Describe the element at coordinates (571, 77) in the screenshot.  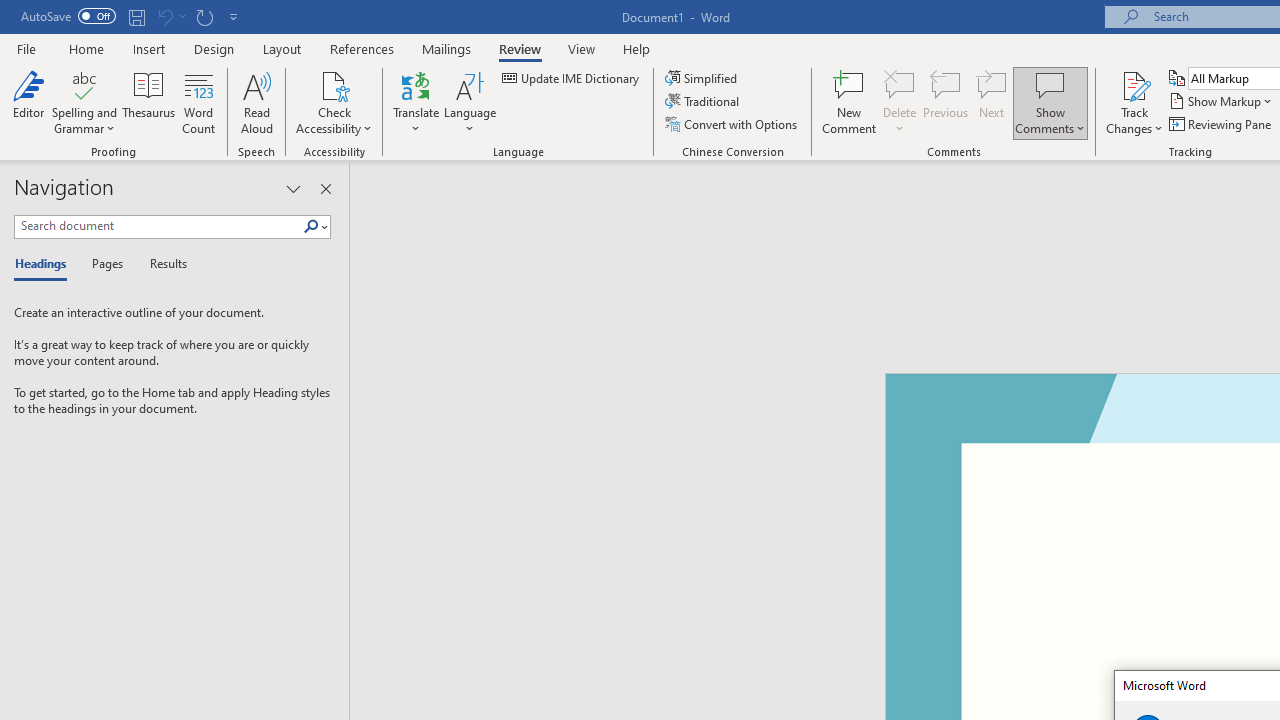
I see `'Update IME Dictionary...'` at that location.